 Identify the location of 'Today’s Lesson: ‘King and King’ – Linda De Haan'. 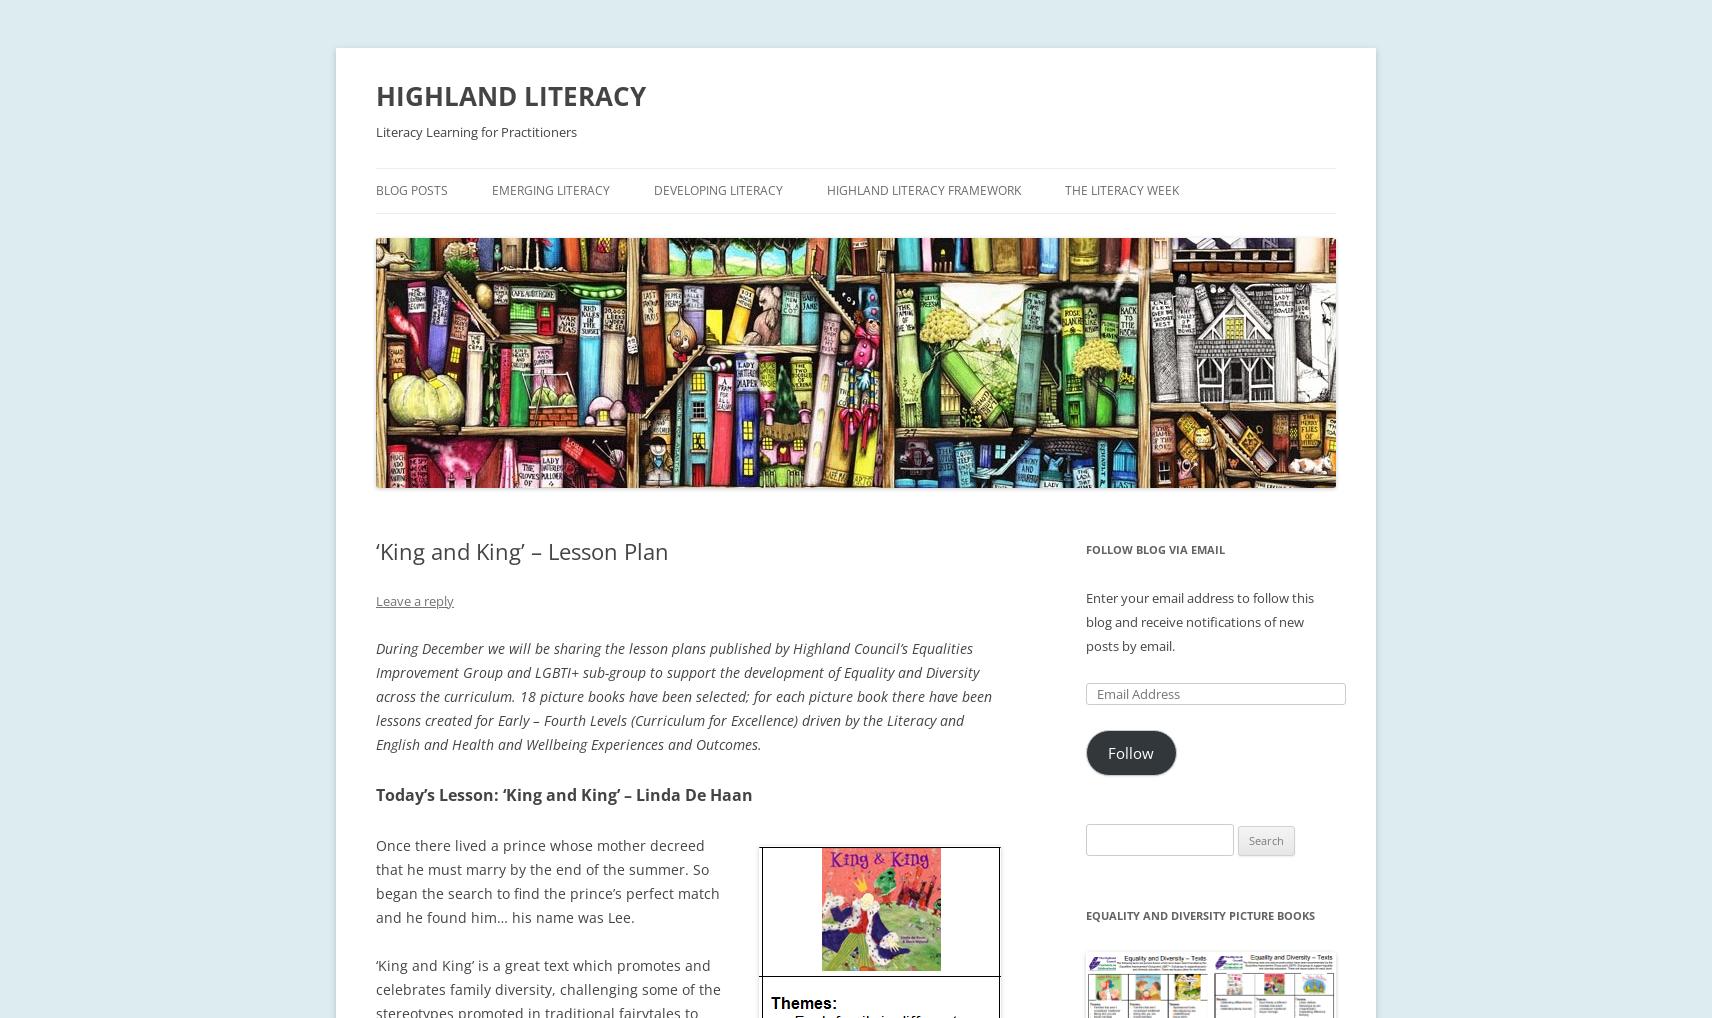
(563, 794).